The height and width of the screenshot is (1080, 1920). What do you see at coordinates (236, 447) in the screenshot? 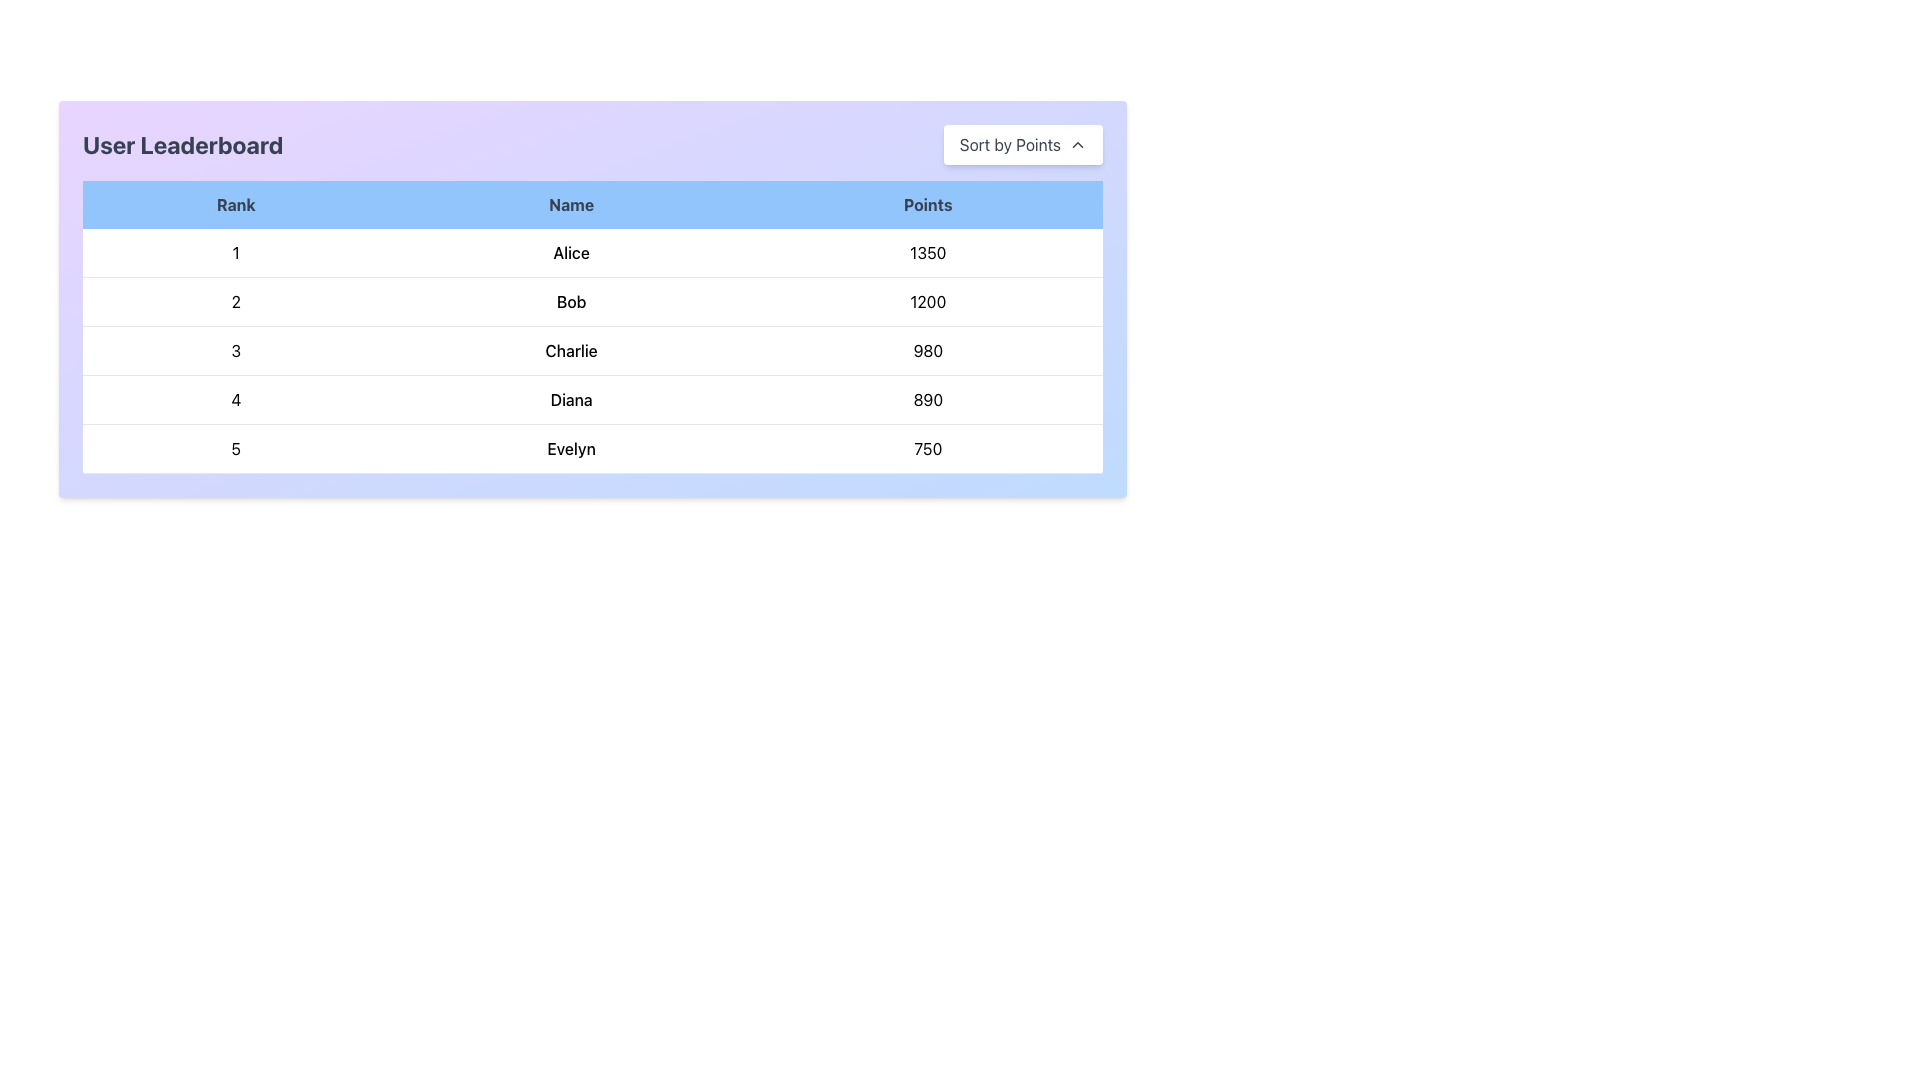
I see `the static text element displaying the rank number of 'Evelyn' in the leaderboard, located in the first cell of the last visible row under the 'Rank' column` at bounding box center [236, 447].